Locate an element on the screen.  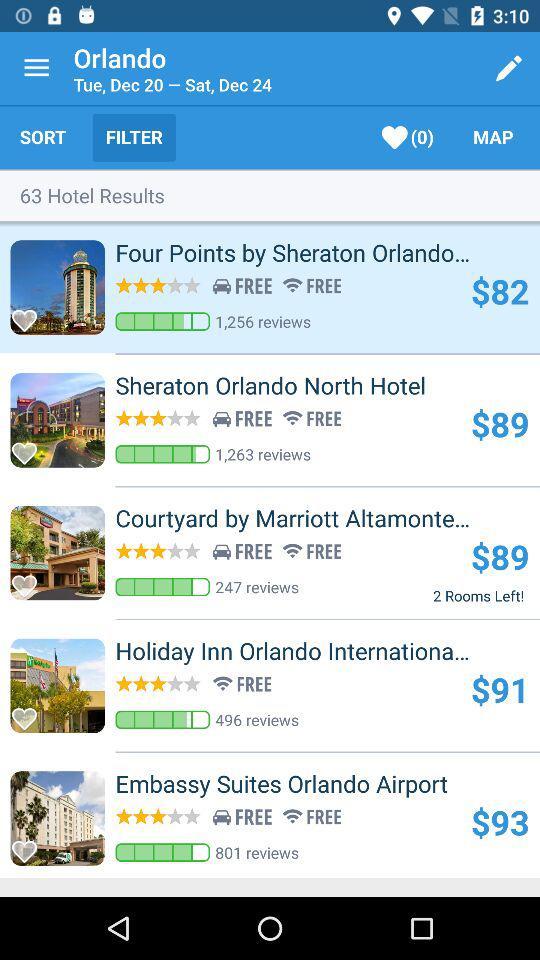
the map item is located at coordinates (492, 136).